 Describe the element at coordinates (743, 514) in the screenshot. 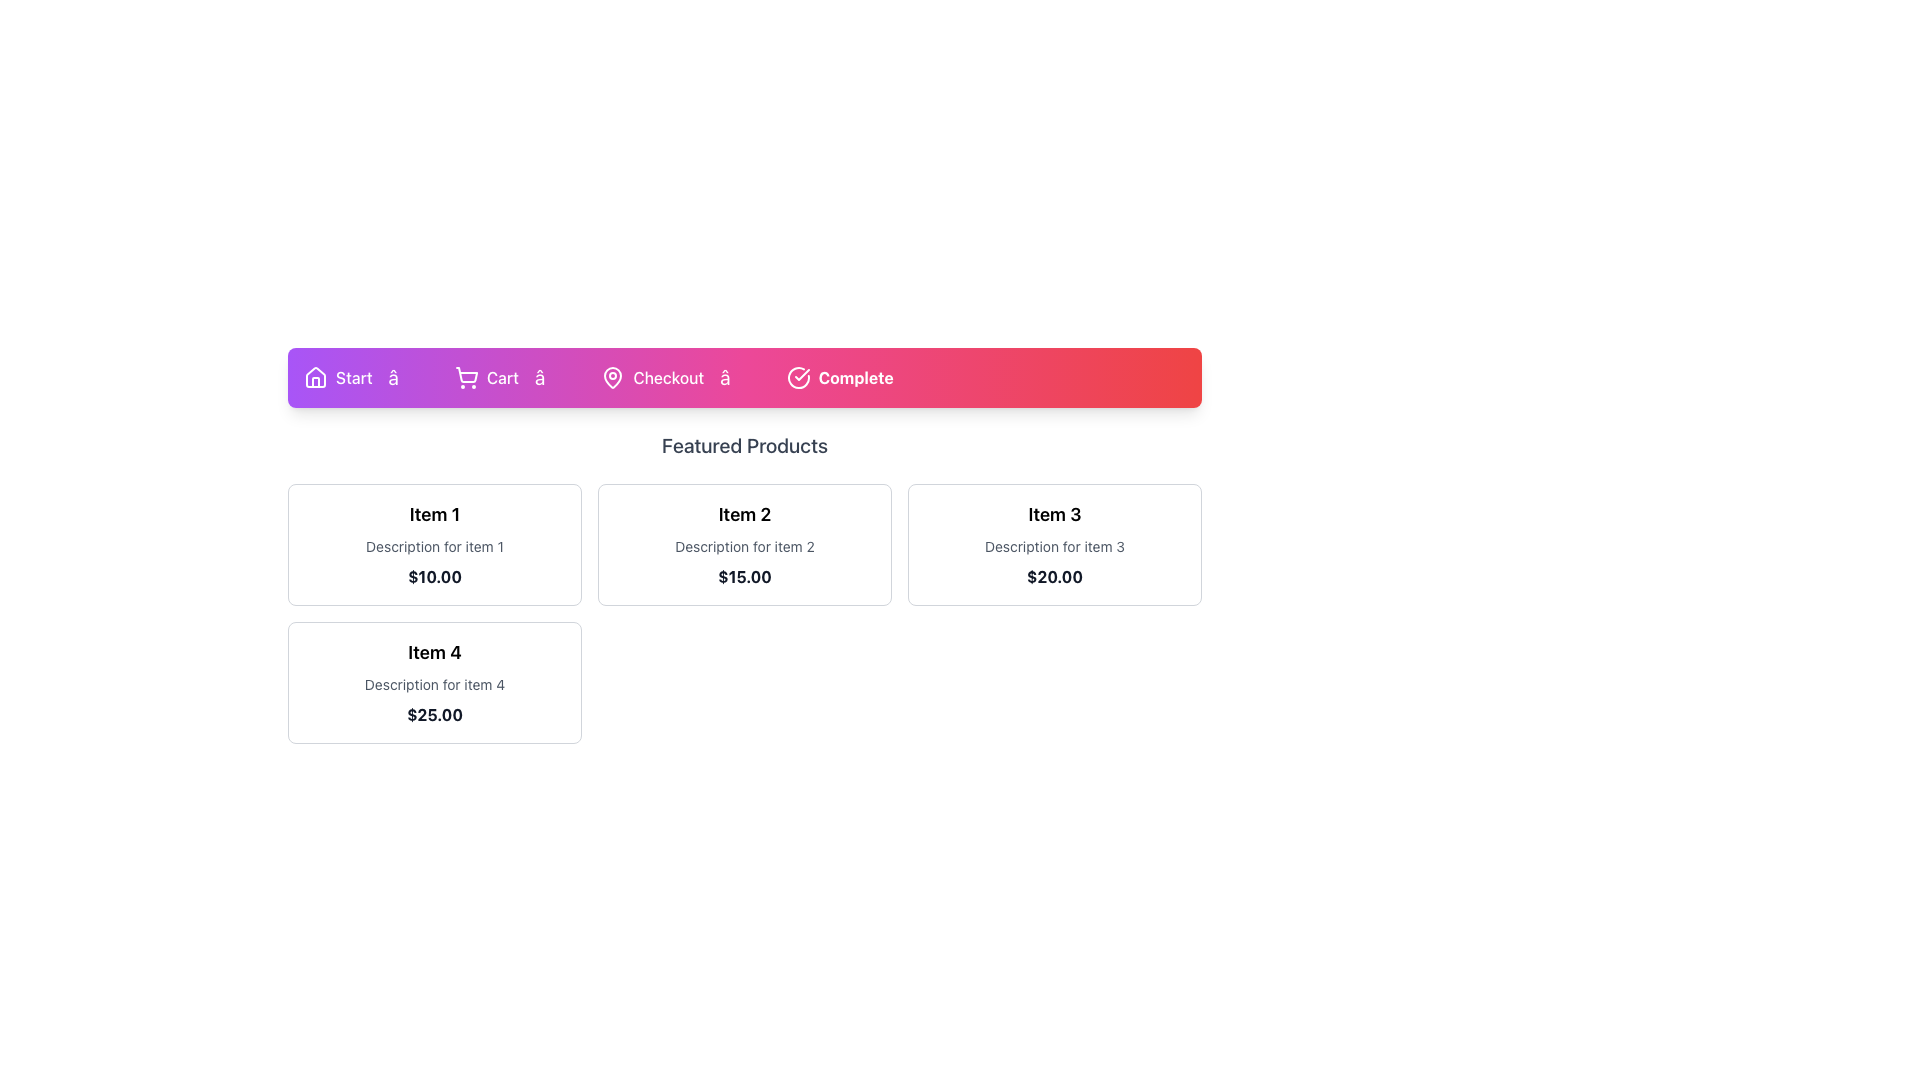

I see `the text label displaying 'Item 2', which is styled in bold black and positioned at the top of the second product card` at that location.